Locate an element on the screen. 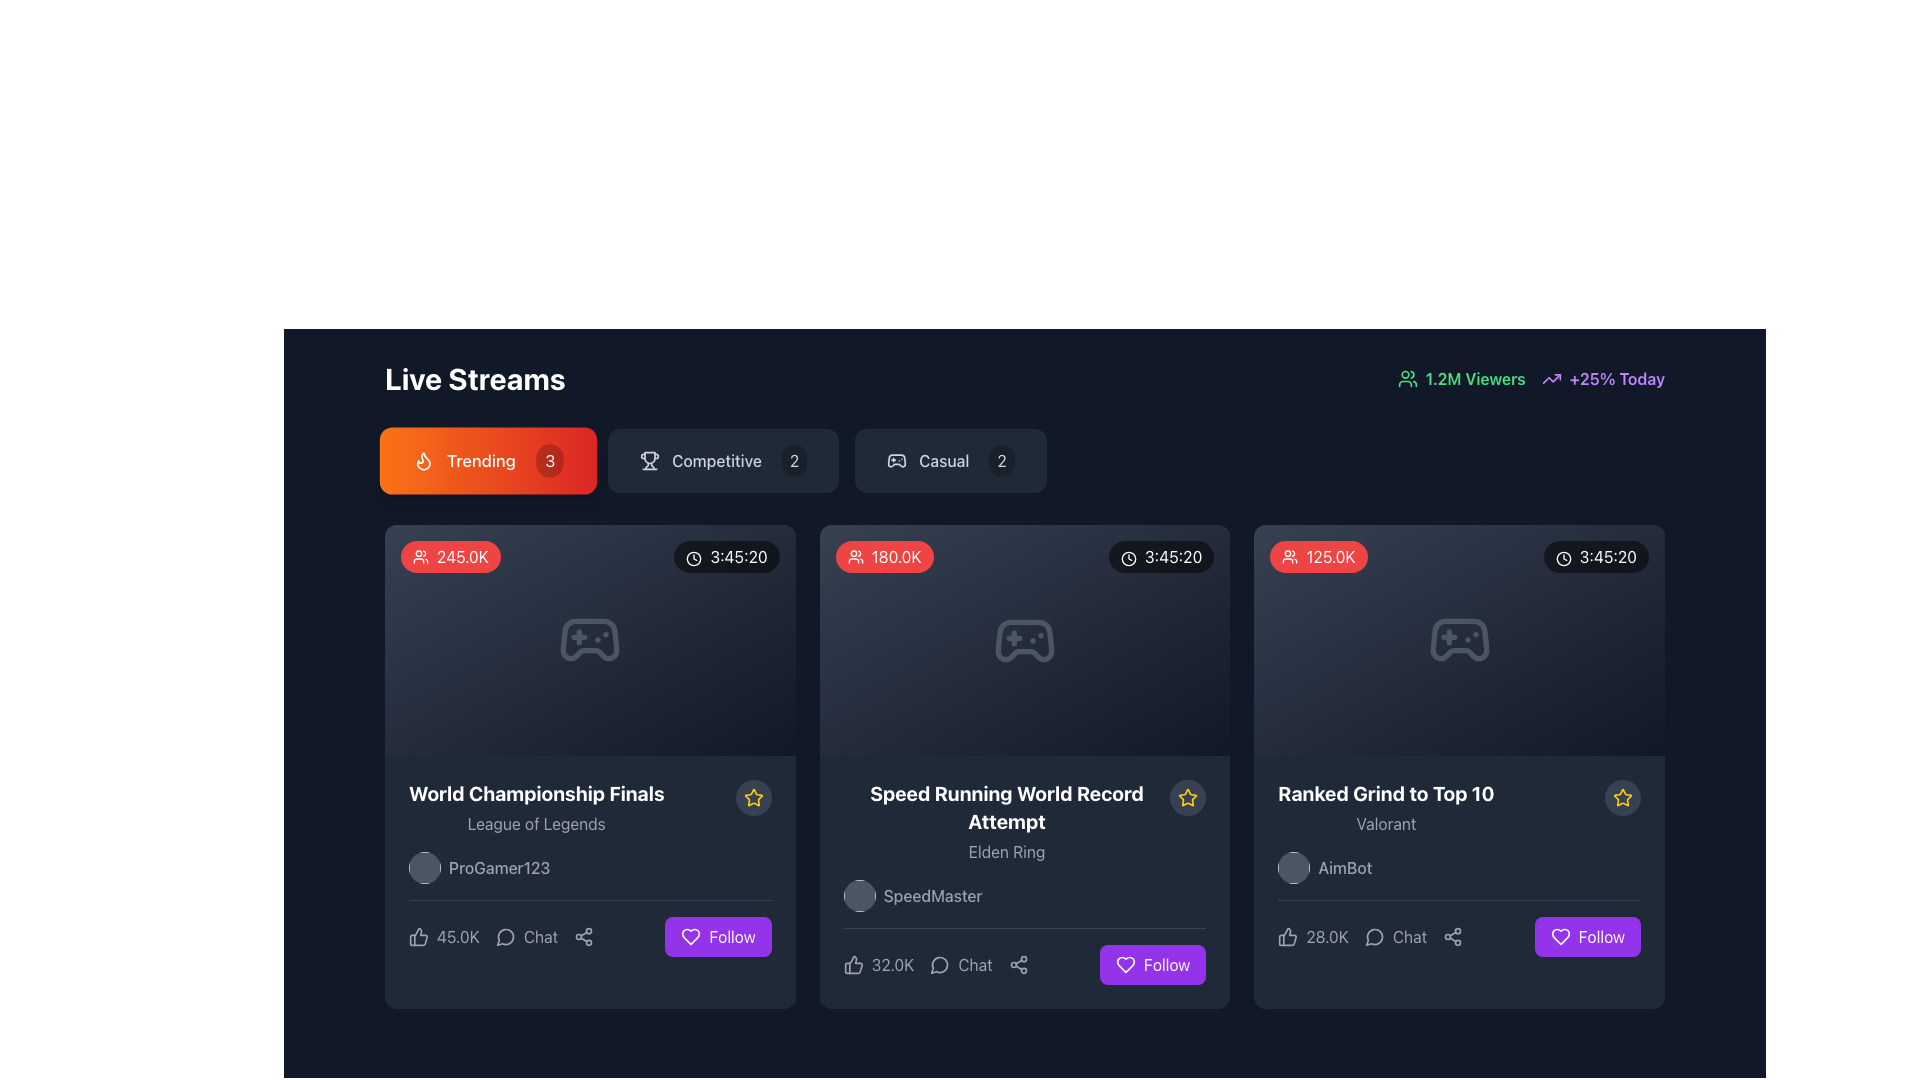 The height and width of the screenshot is (1080, 1920). the SVG gamepad icon with a dark gray outline located in the first stream card beneath the 'Trending' tab is located at coordinates (589, 640).